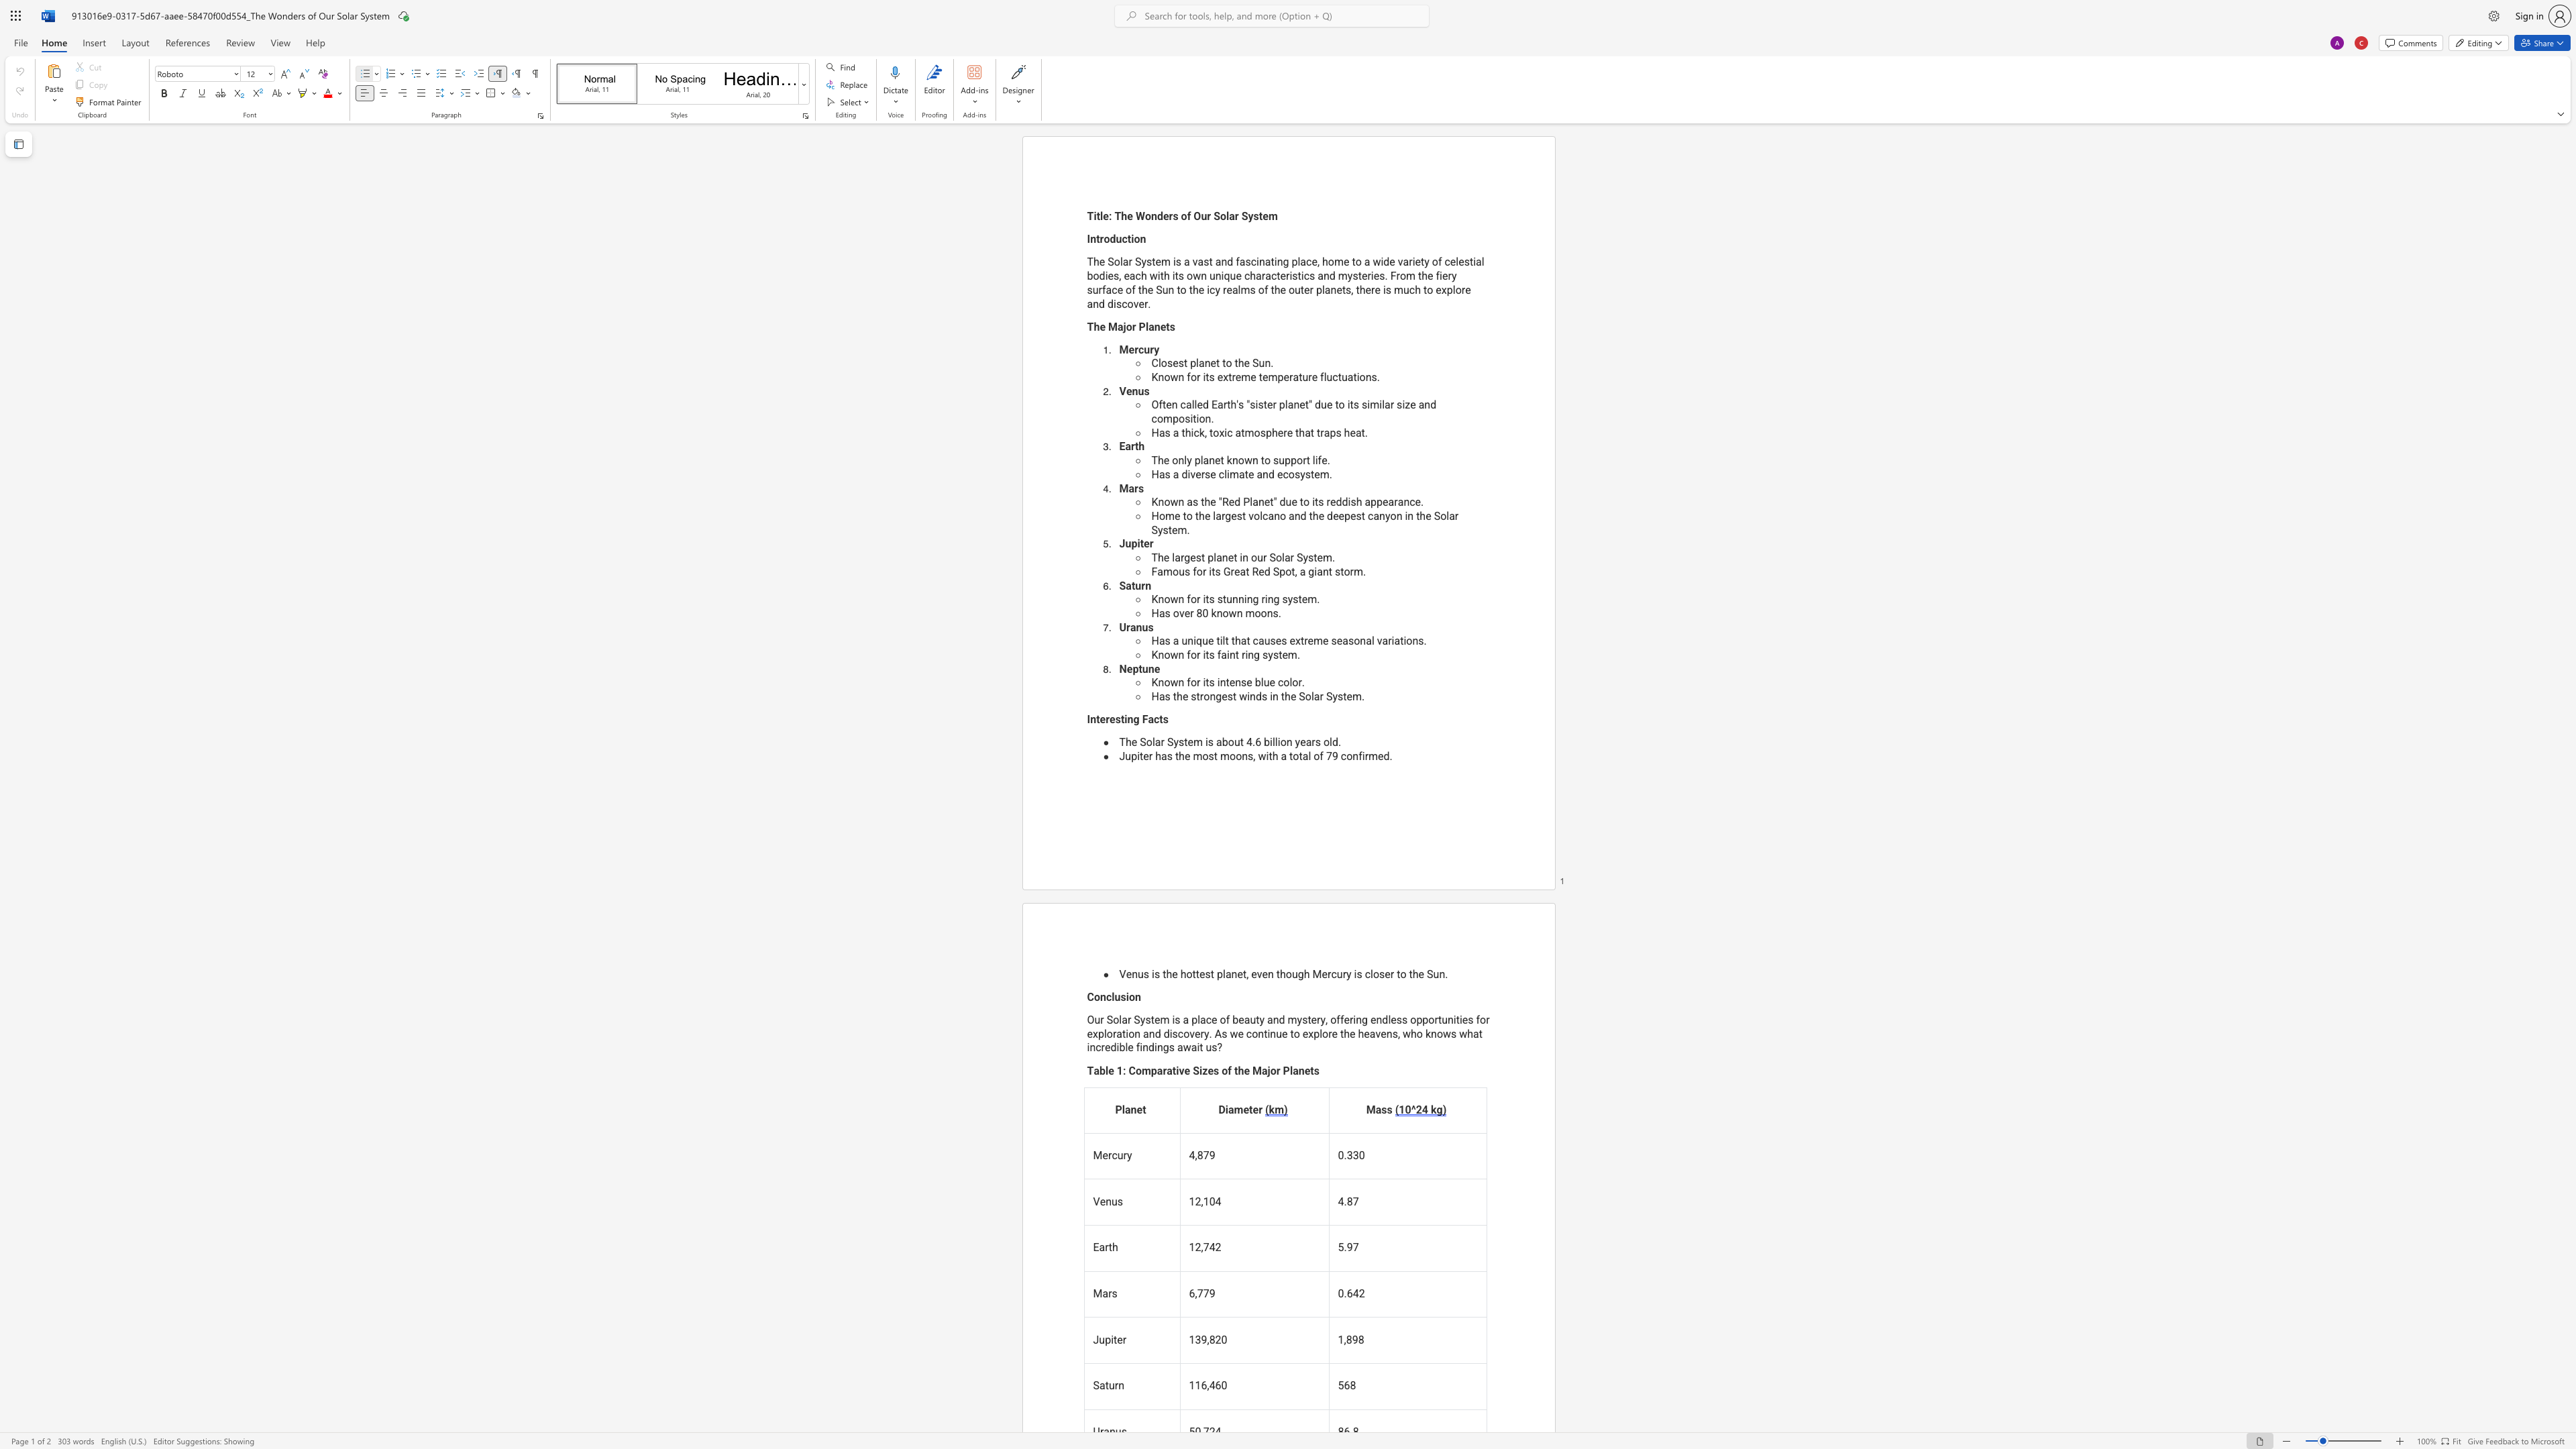 Image resolution: width=2576 pixels, height=1449 pixels. I want to click on the space between the continuous character "t" and "s" in the text, so click(1163, 719).